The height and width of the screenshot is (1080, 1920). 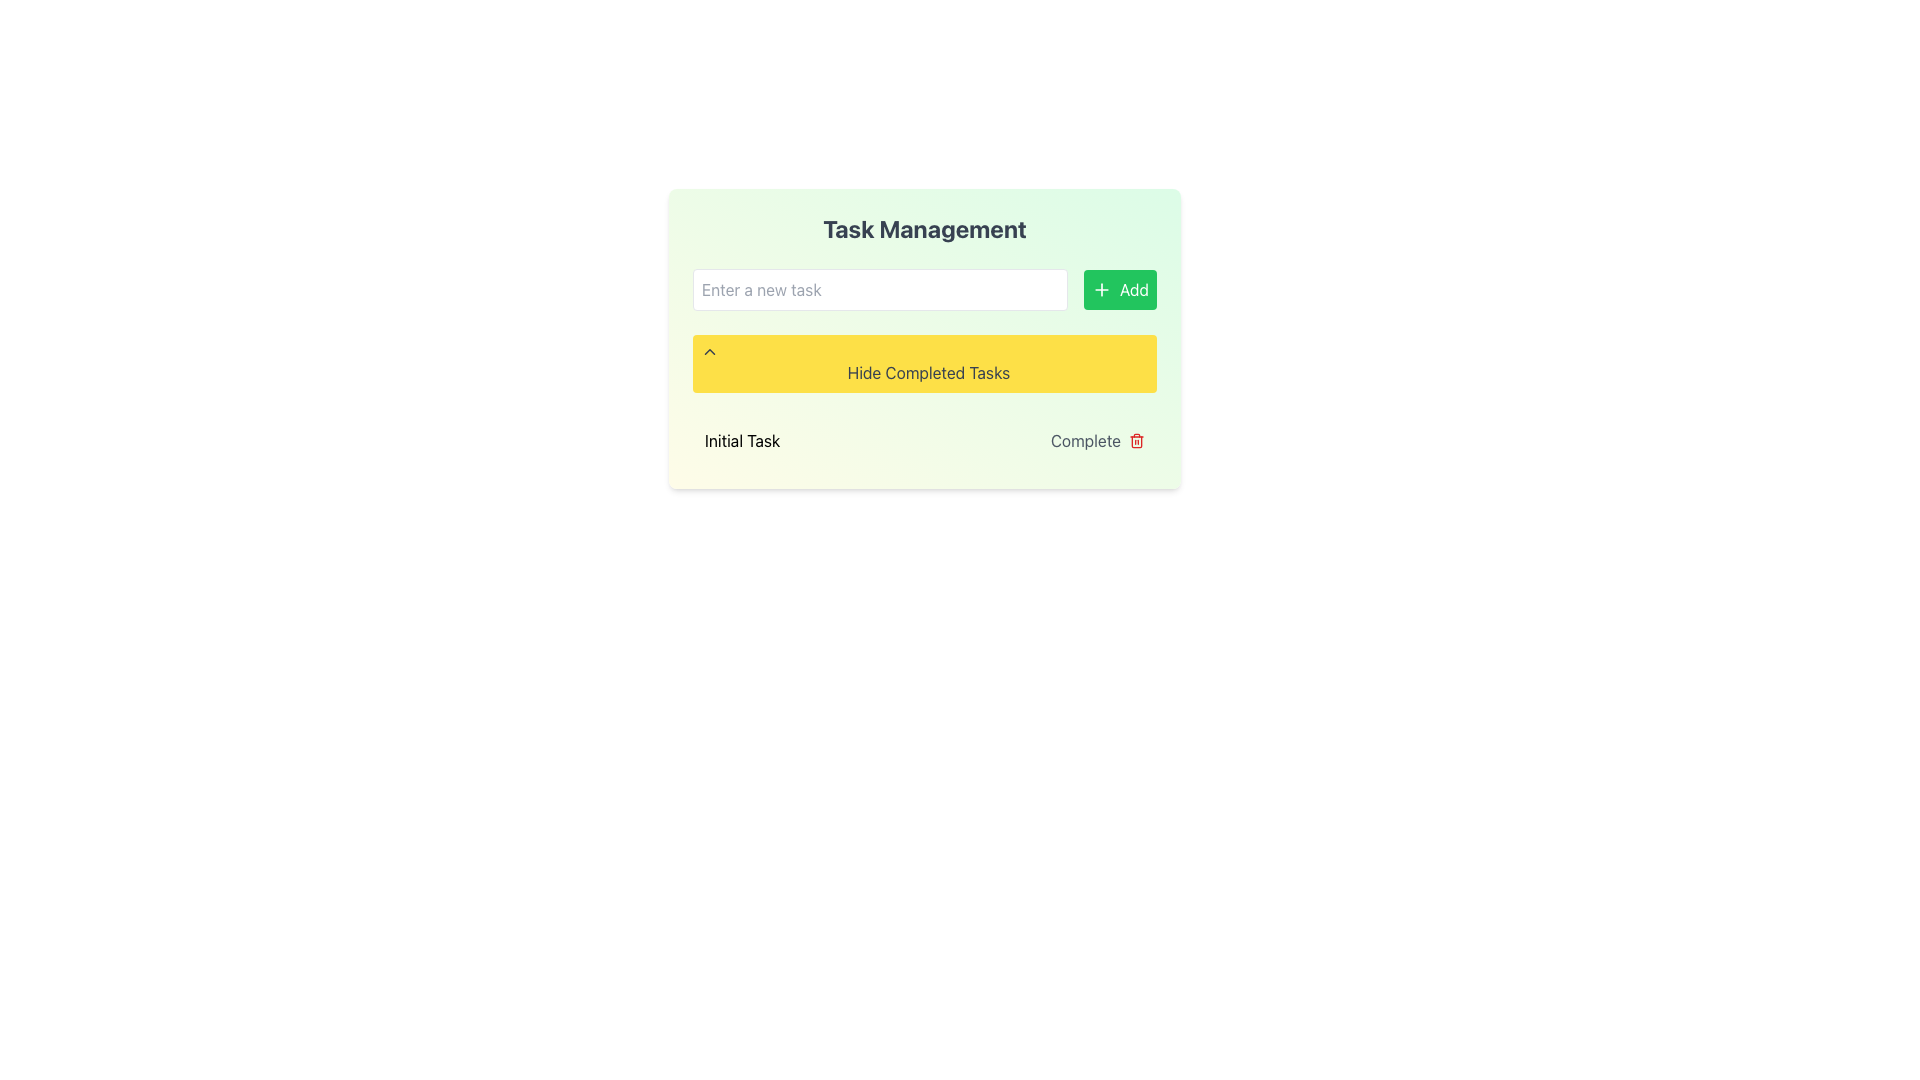 I want to click on the delete button located to the right of the 'Complete' text using keyboard navigation, so click(x=1137, y=439).